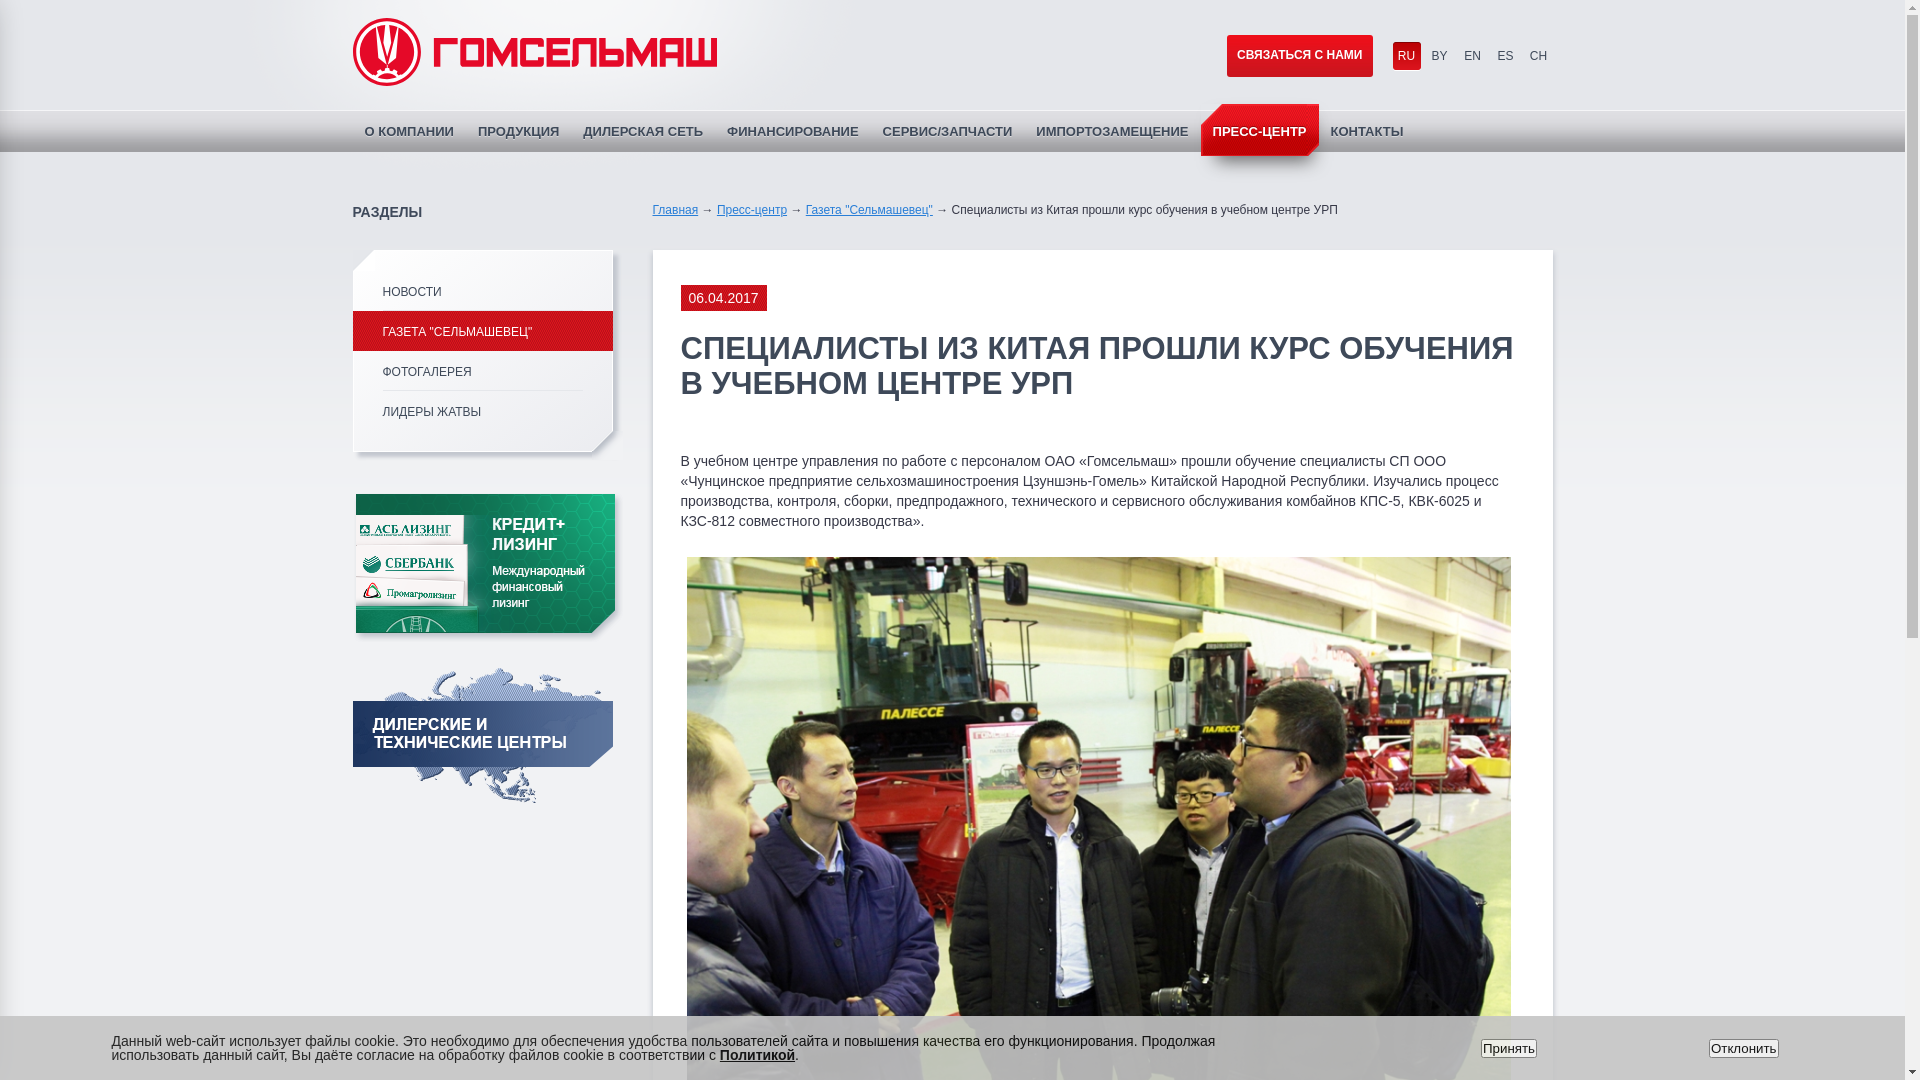 The width and height of the screenshot is (1920, 1080). What do you see at coordinates (1536, 55) in the screenshot?
I see `'CH'` at bounding box center [1536, 55].